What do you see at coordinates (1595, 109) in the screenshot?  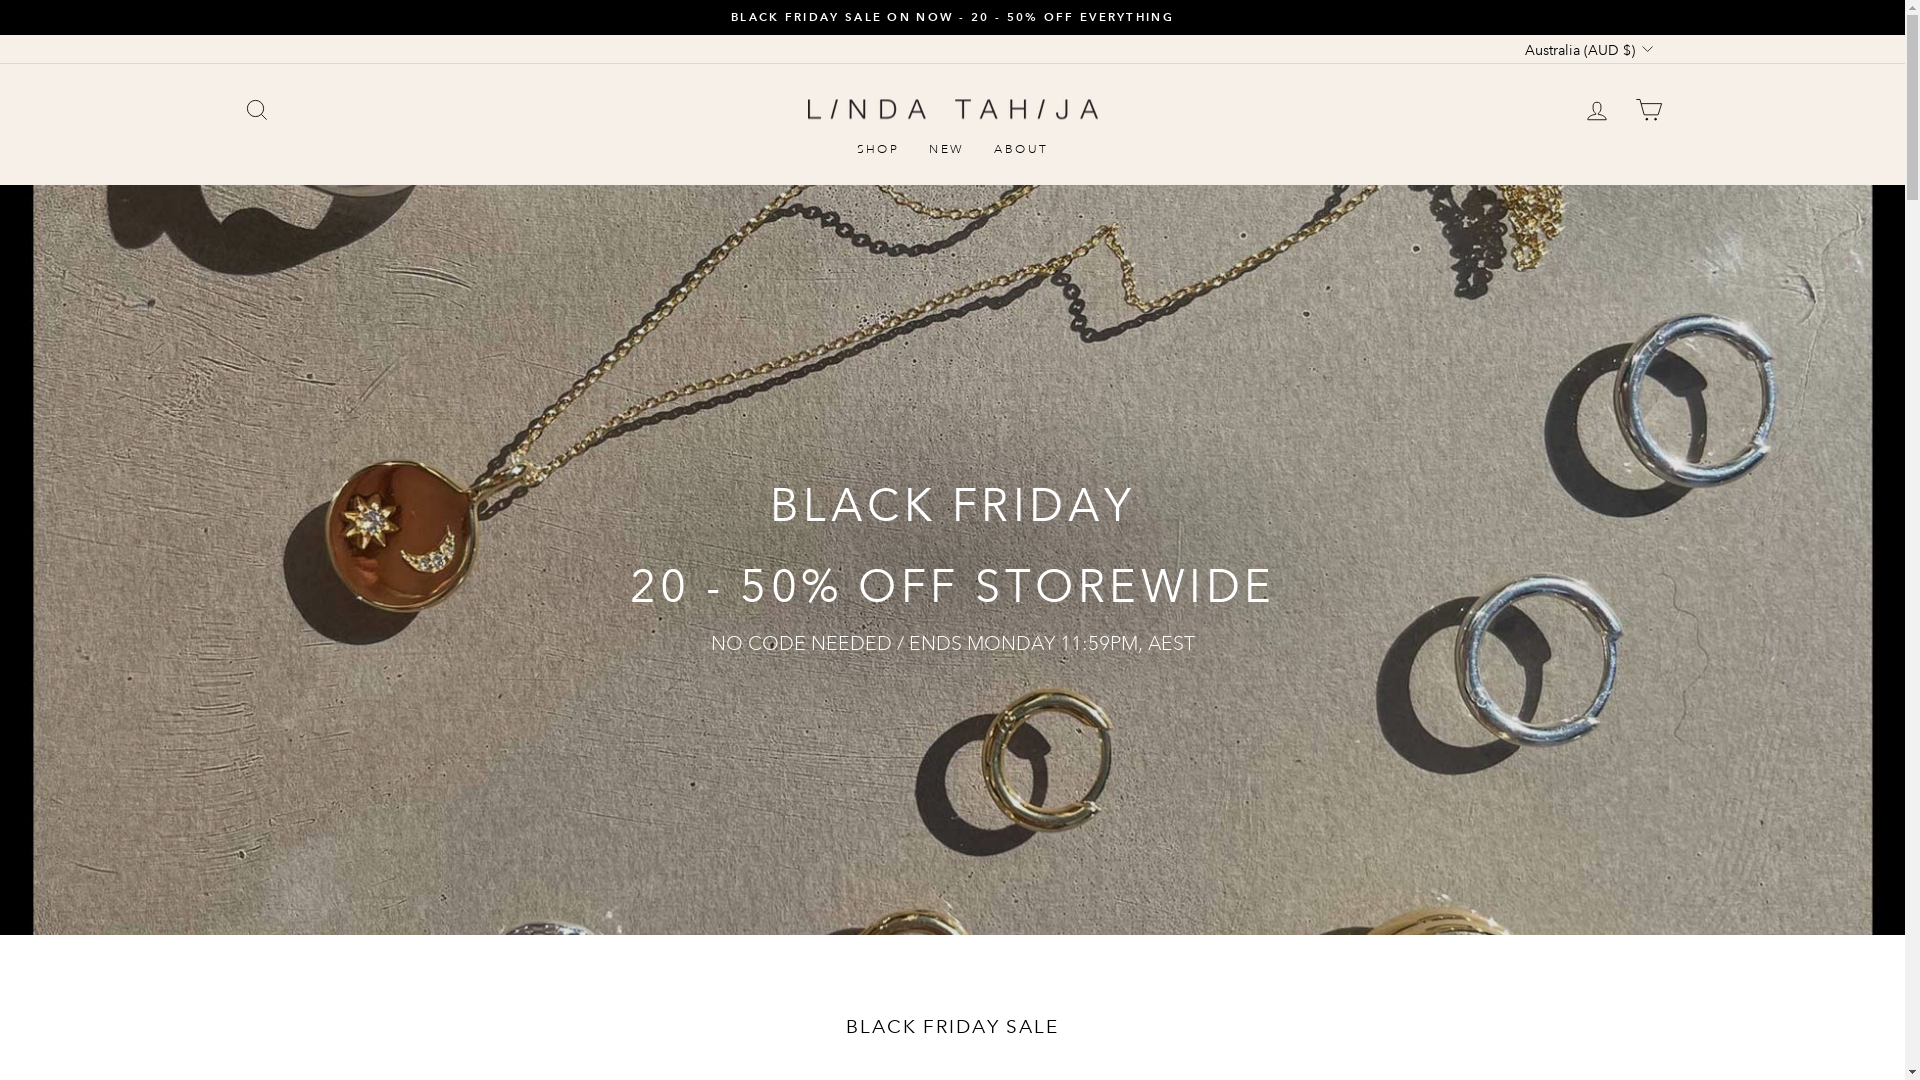 I see `'LOG IN'` at bounding box center [1595, 109].